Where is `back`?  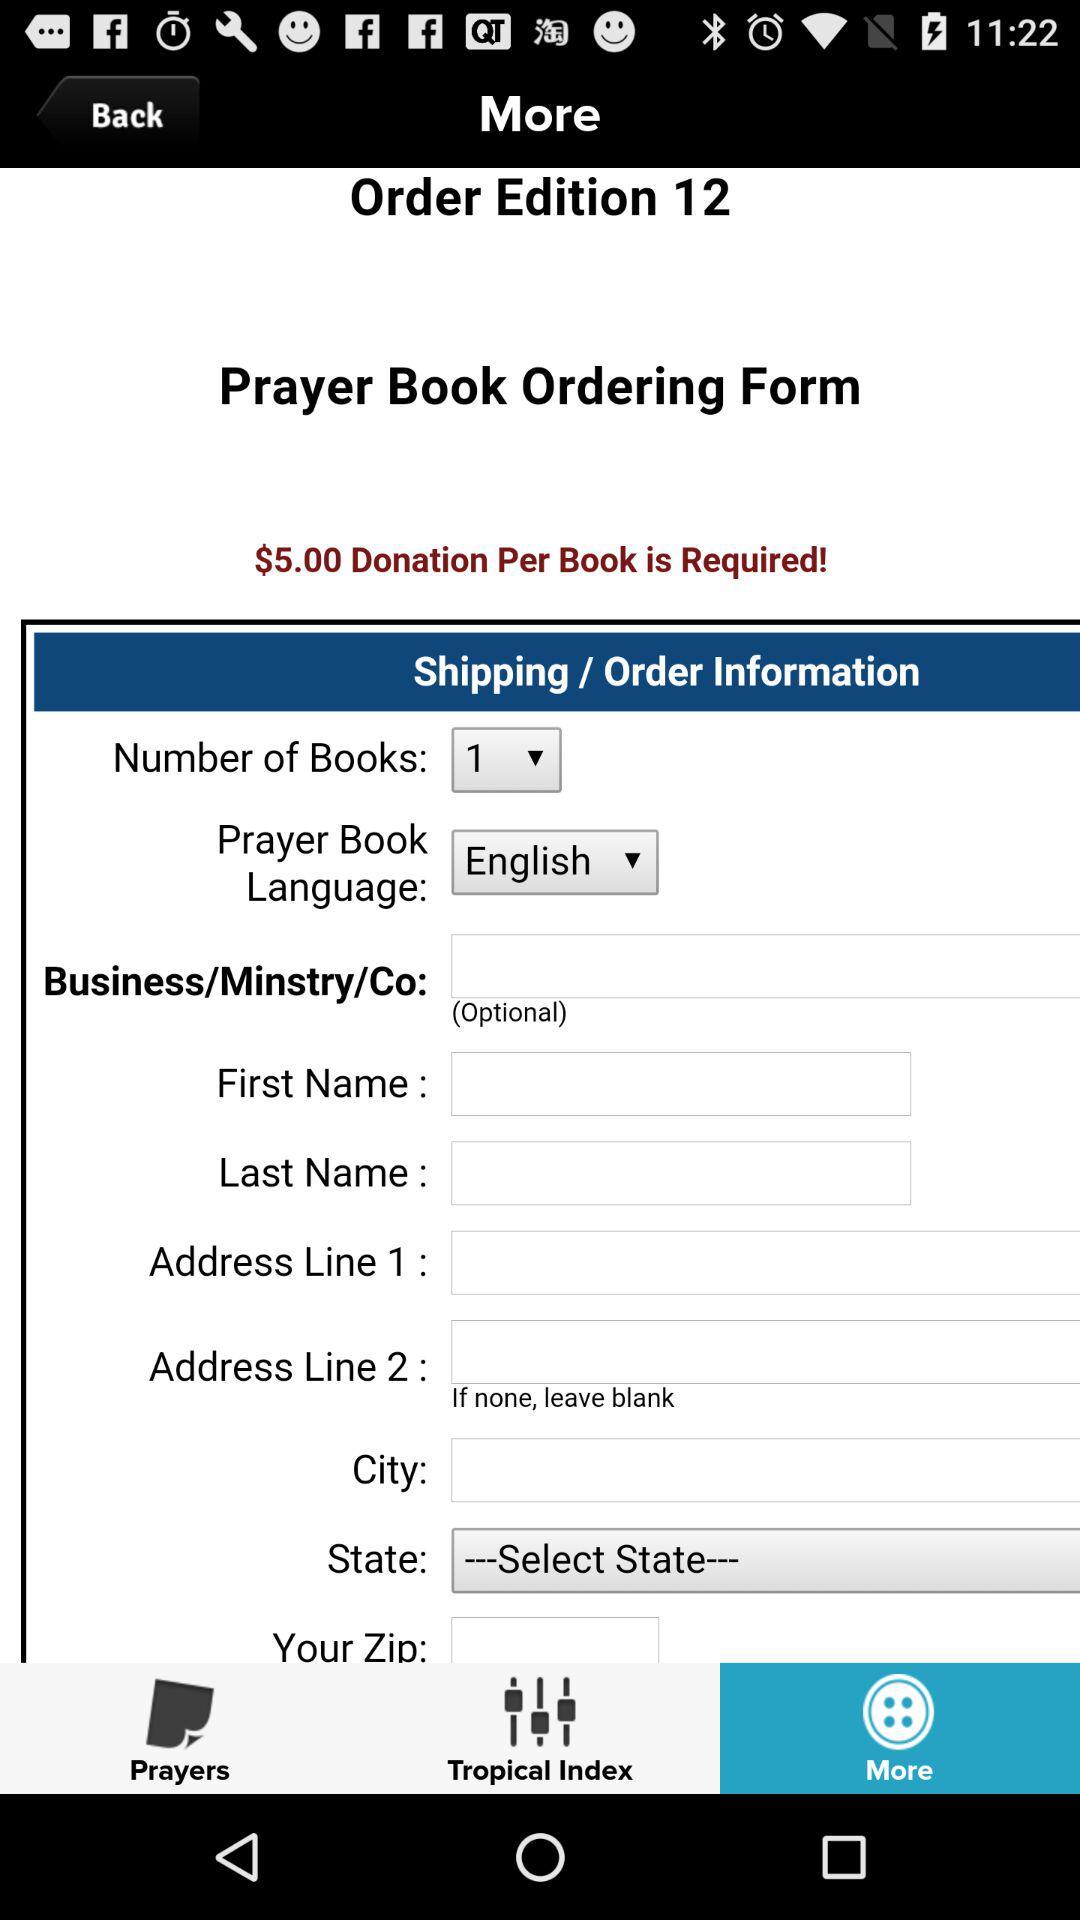
back is located at coordinates (123, 114).